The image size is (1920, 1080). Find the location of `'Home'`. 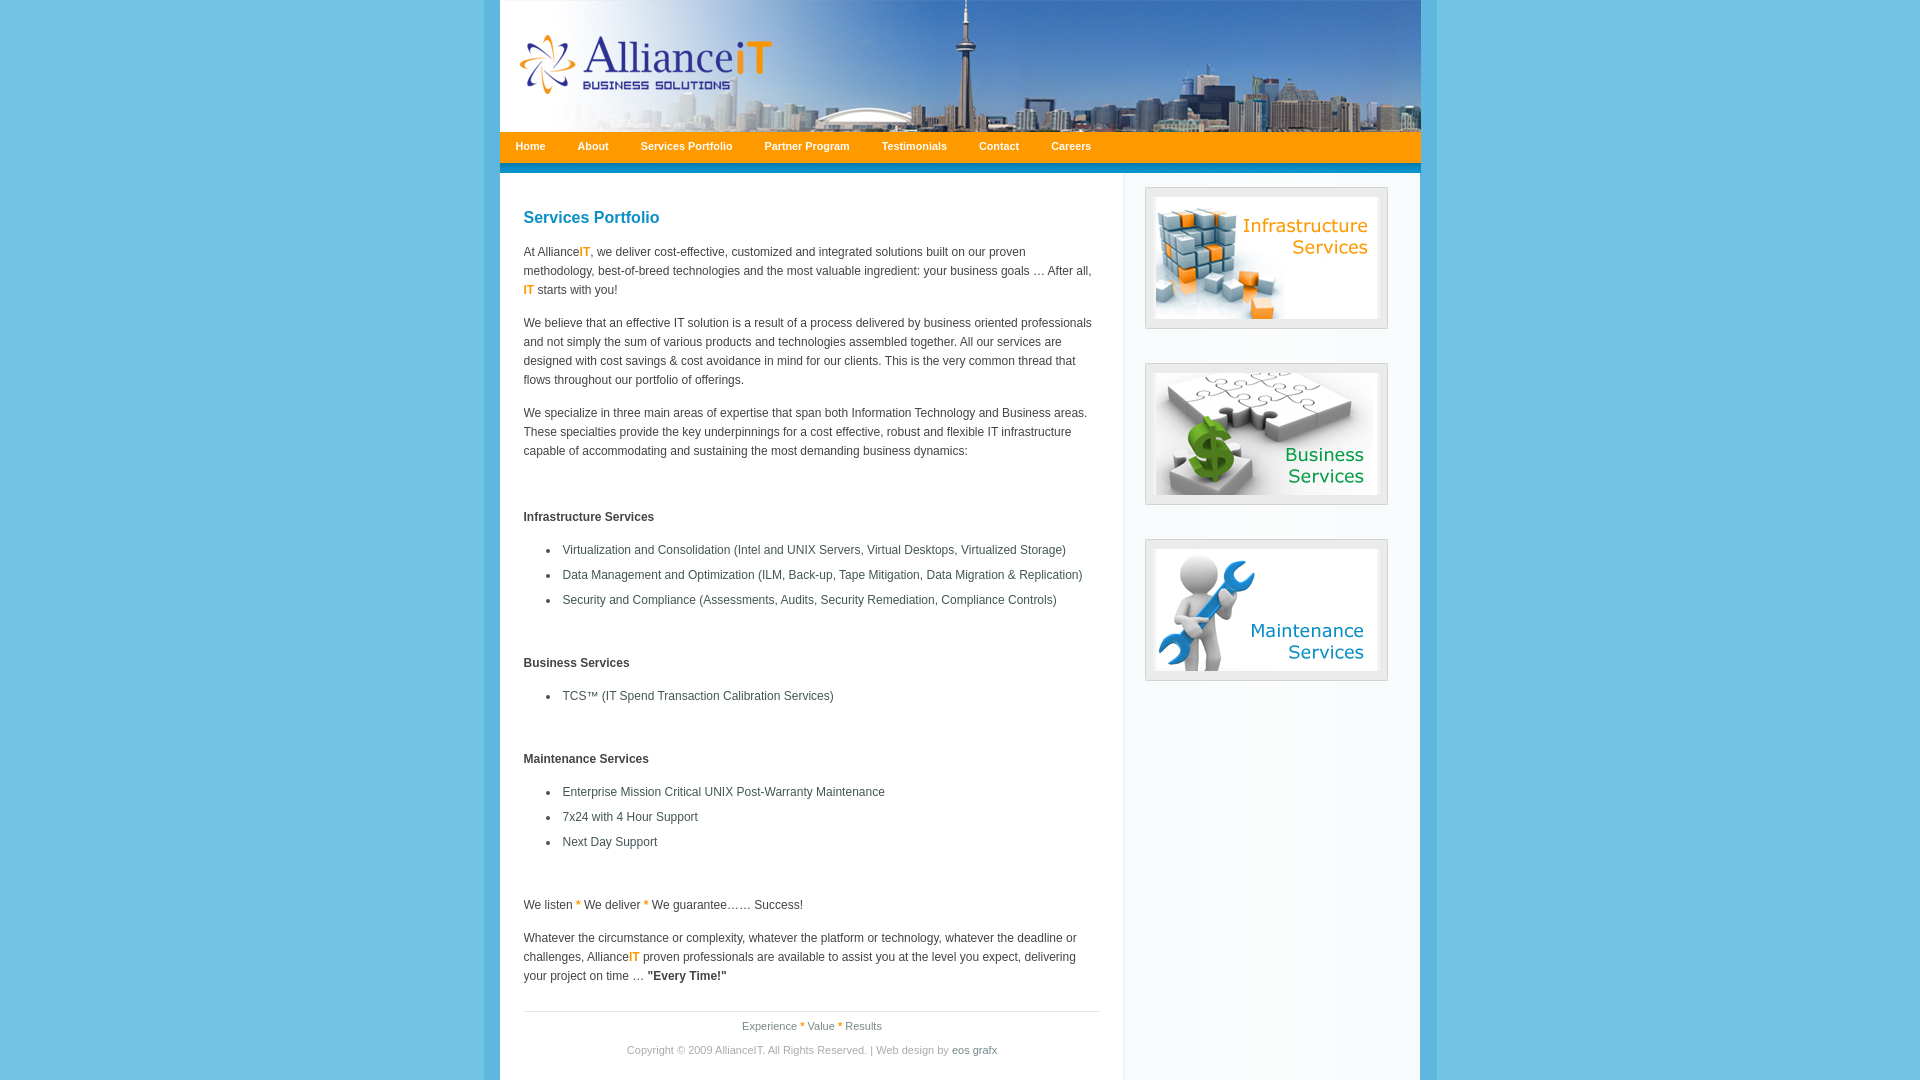

'Home' is located at coordinates (531, 145).